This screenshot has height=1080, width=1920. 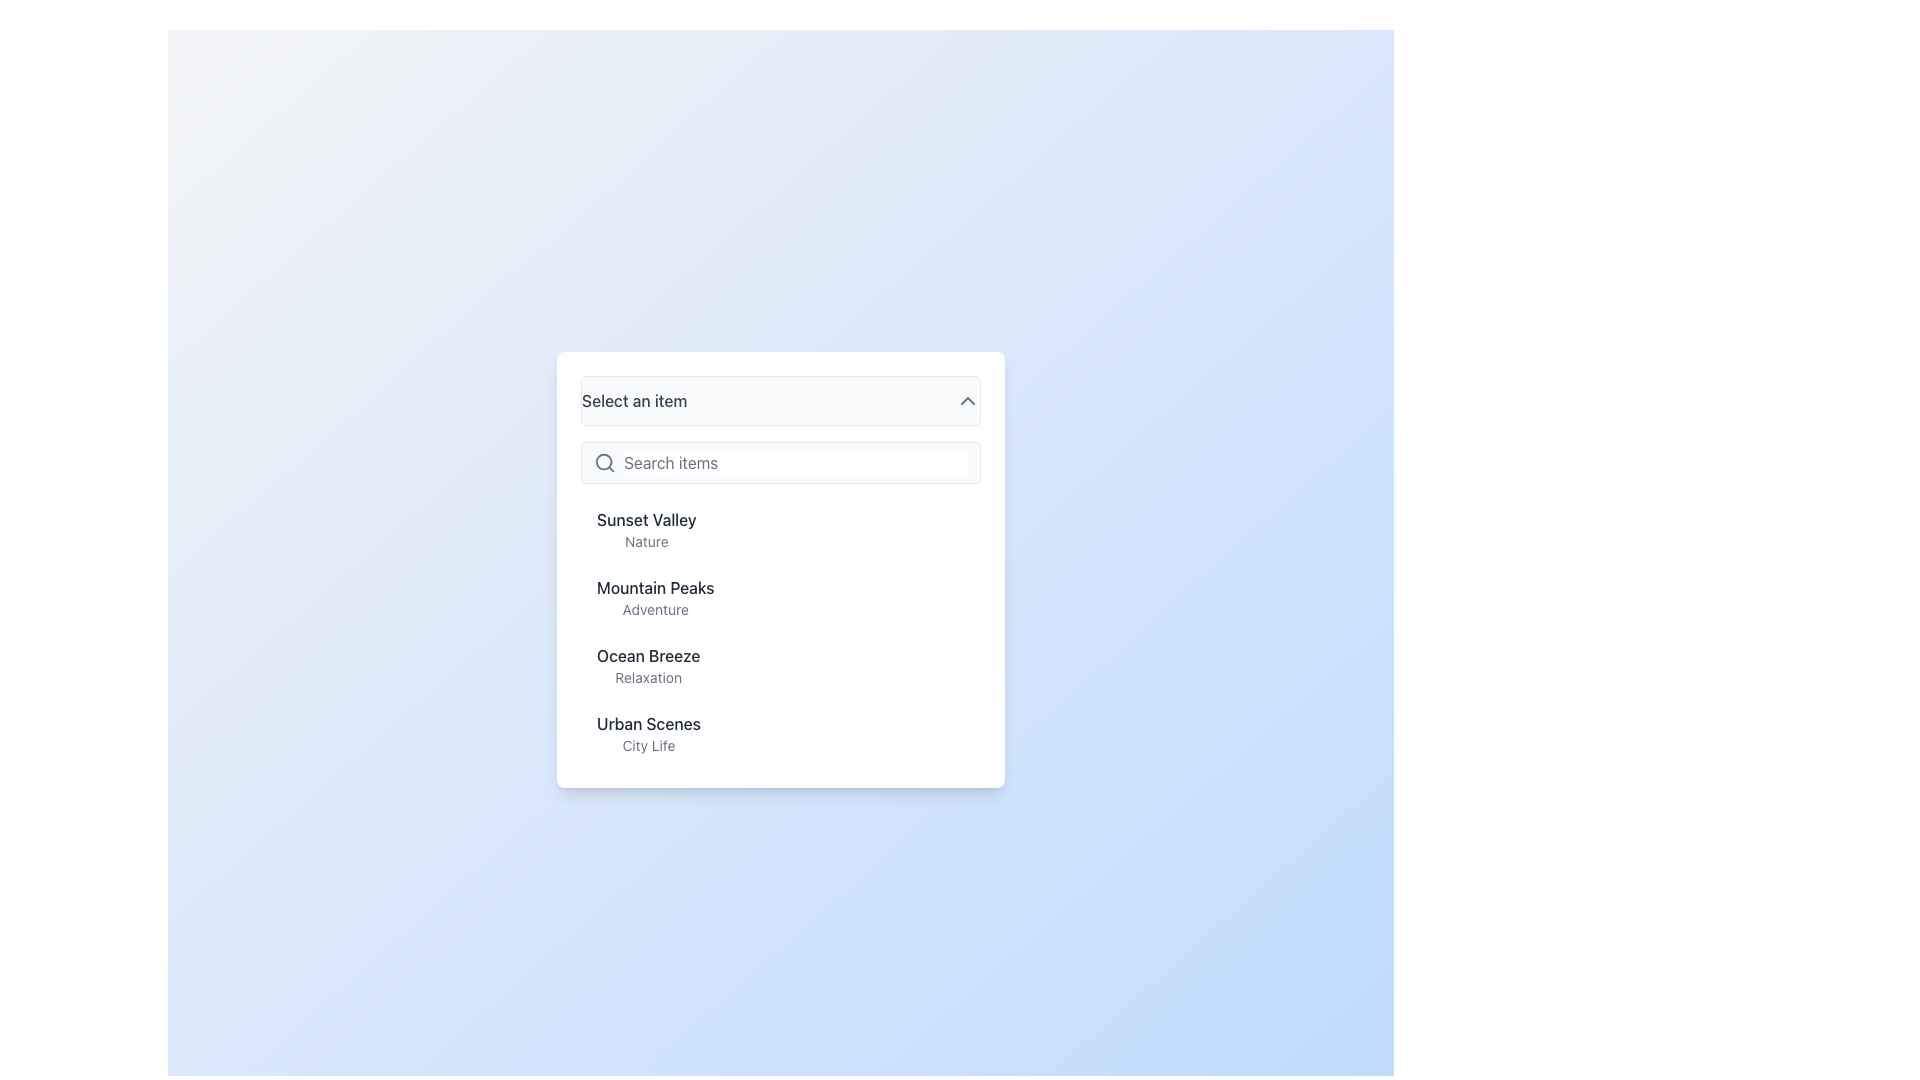 I want to click on the title 'Ocean Breeze' in the dropdown menu, which is a non-interactive text element serving as the main title above the subtitle 'Relaxation', so click(x=648, y=655).